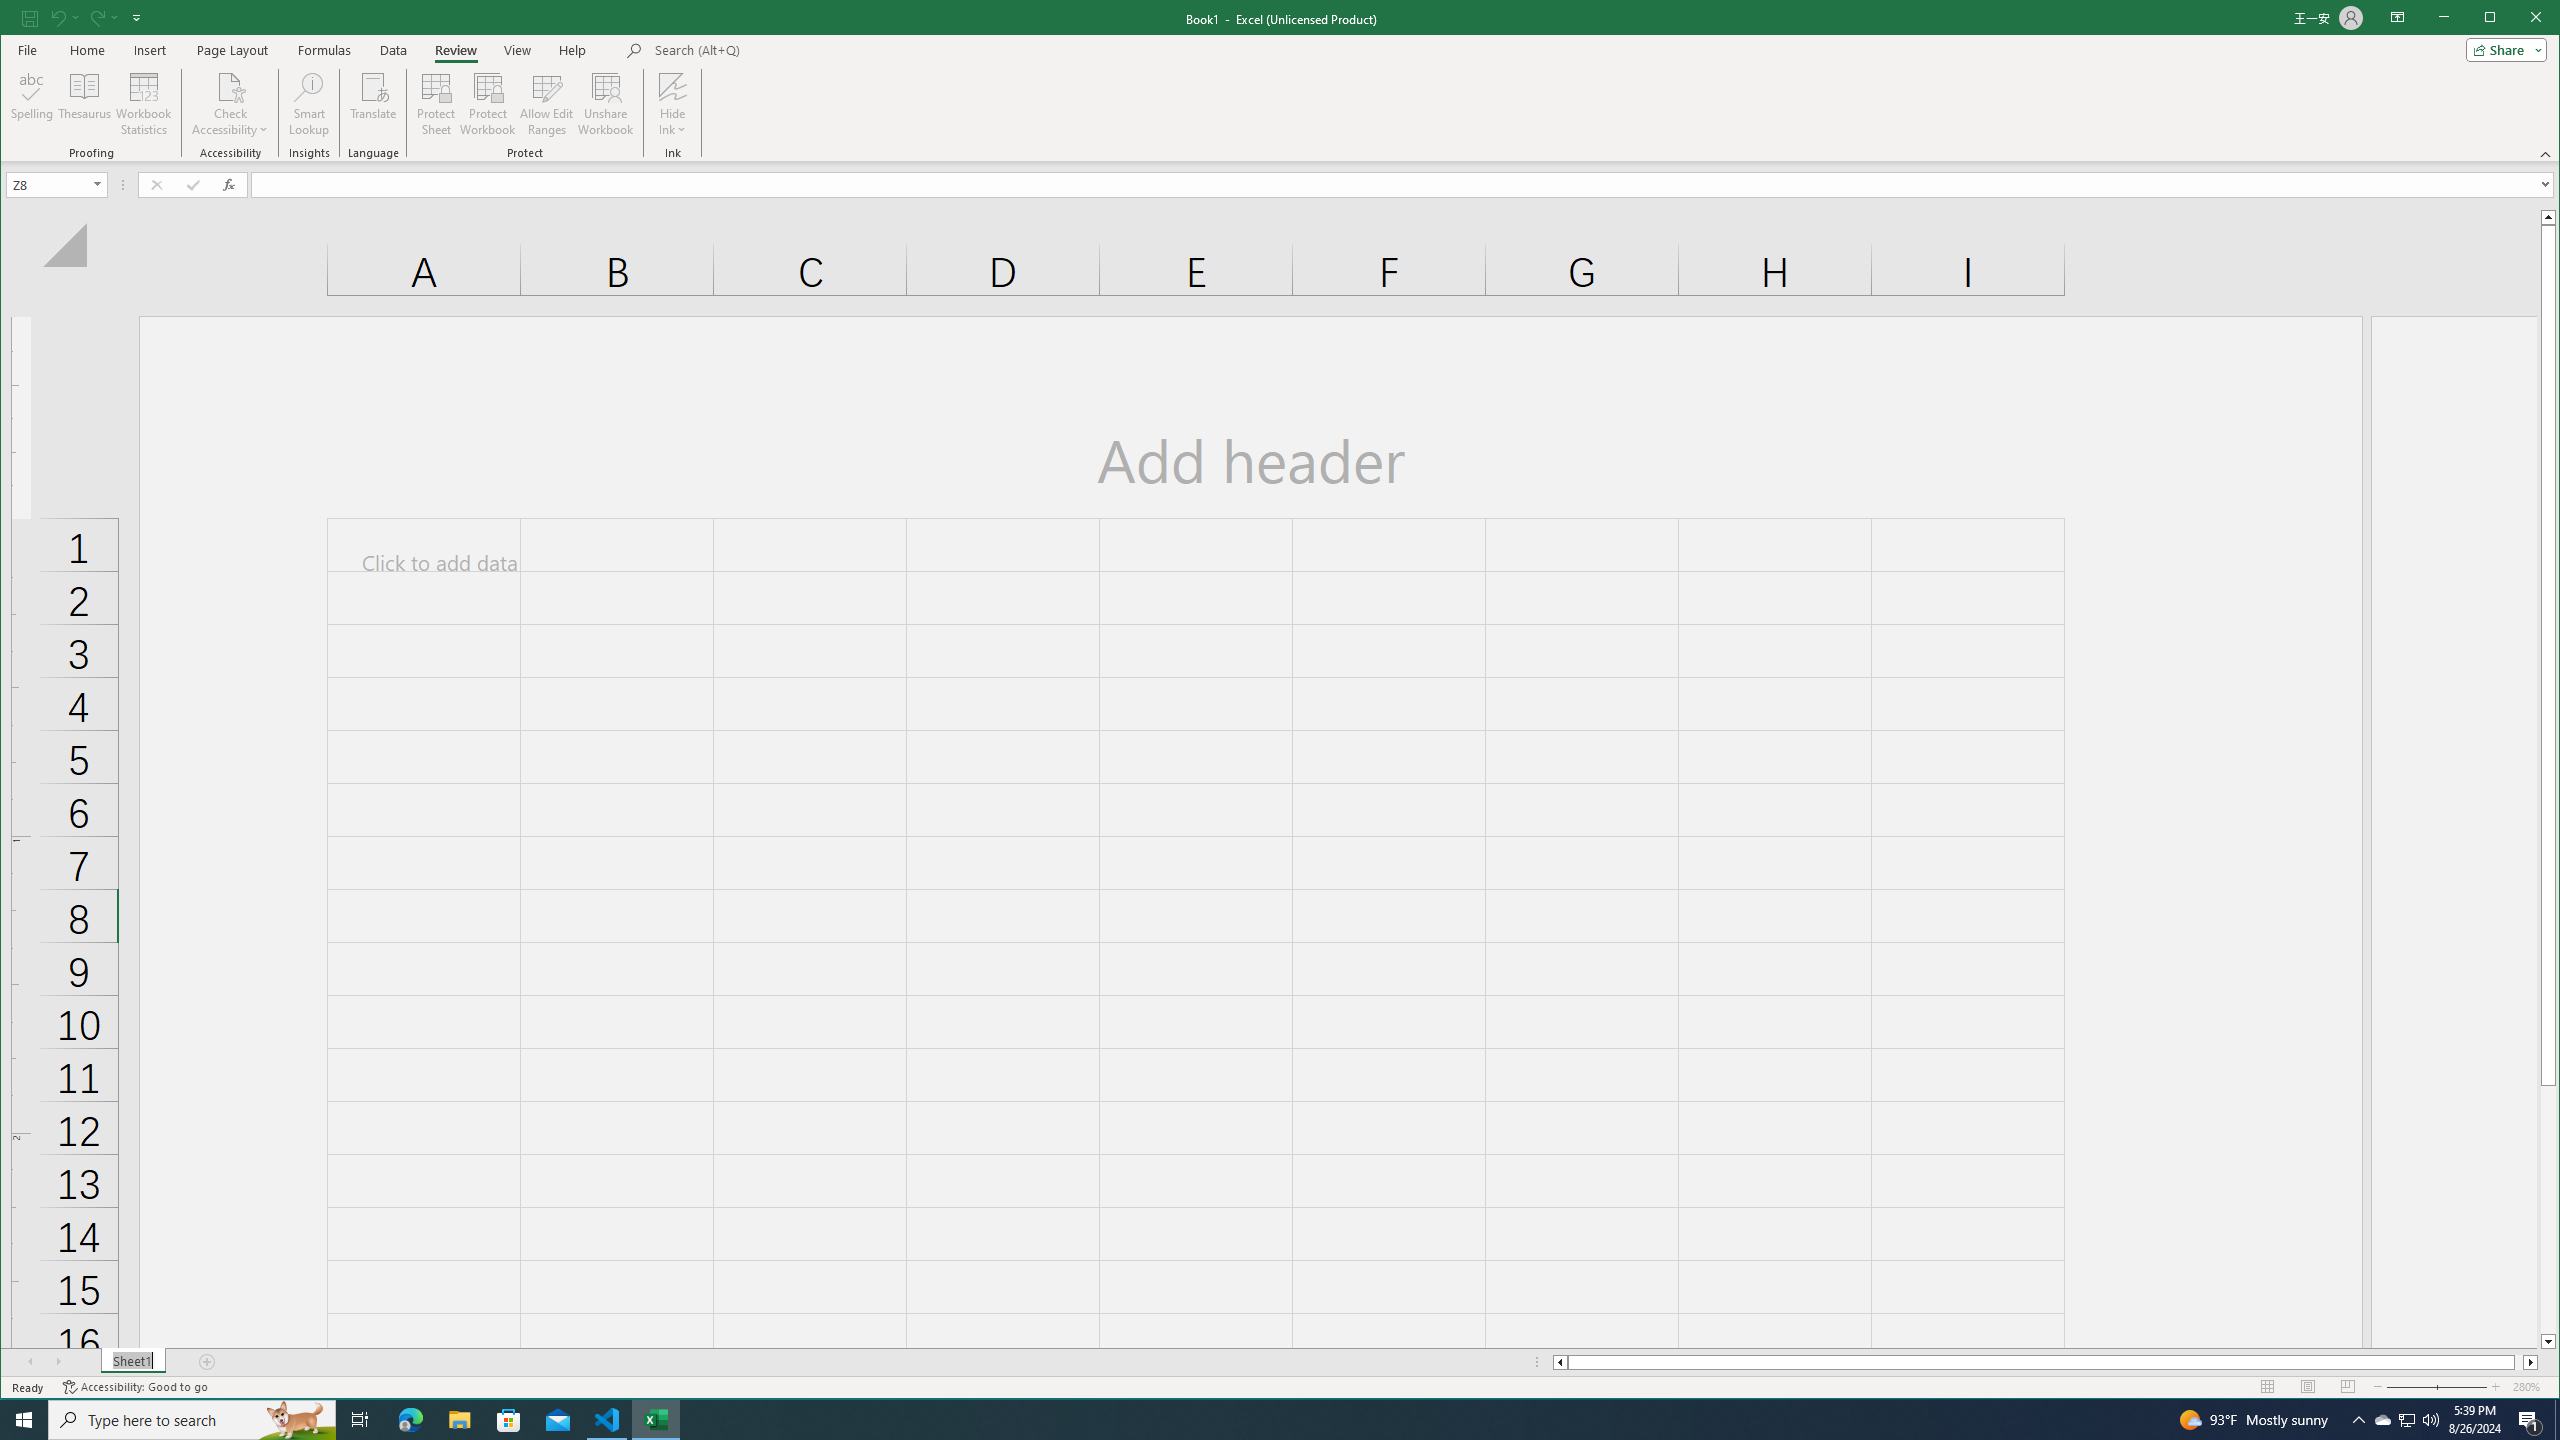  I want to click on 'Page Break Preview', so click(2347, 1386).